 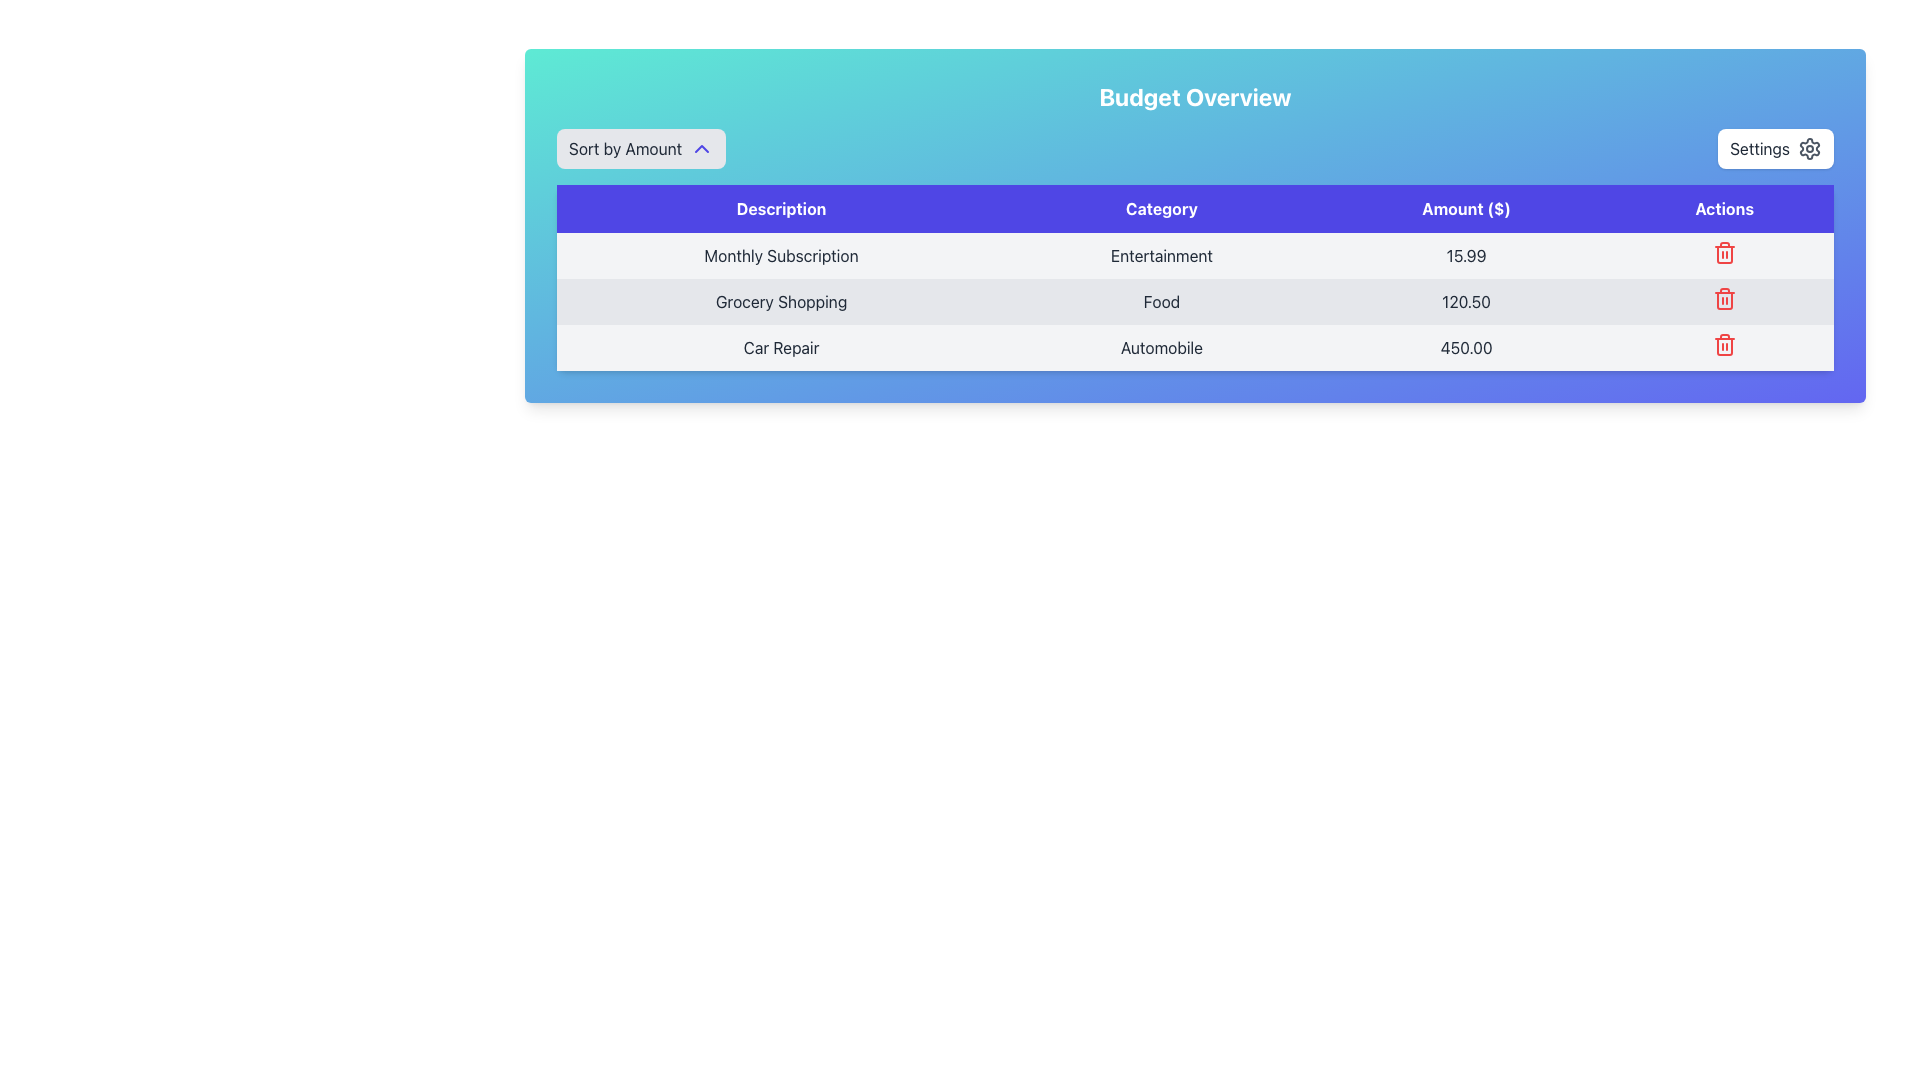 What do you see at coordinates (1195, 96) in the screenshot?
I see `the standalone heading element that labels the budget data section, located near the top of the interface` at bounding box center [1195, 96].